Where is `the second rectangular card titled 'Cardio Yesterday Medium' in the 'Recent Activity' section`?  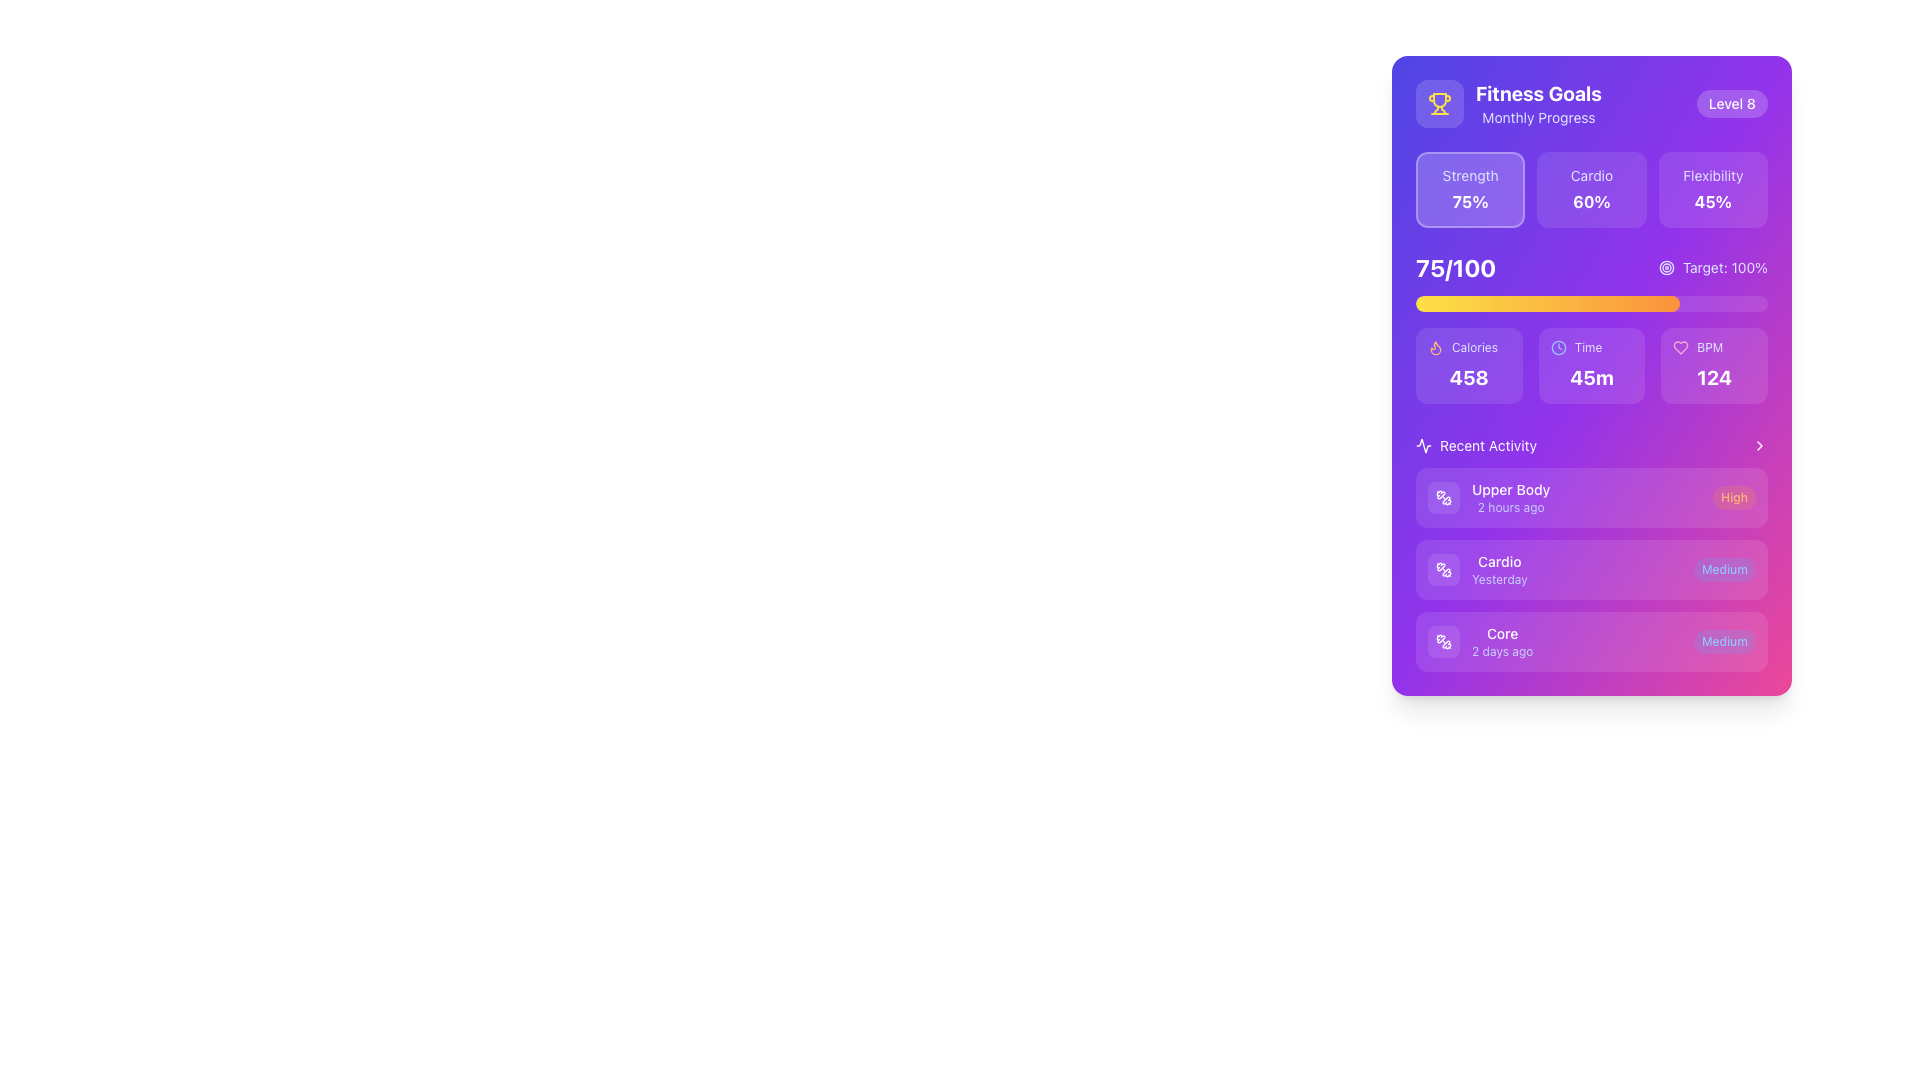 the second rectangular card titled 'Cardio Yesterday Medium' in the 'Recent Activity' section is located at coordinates (1591, 554).